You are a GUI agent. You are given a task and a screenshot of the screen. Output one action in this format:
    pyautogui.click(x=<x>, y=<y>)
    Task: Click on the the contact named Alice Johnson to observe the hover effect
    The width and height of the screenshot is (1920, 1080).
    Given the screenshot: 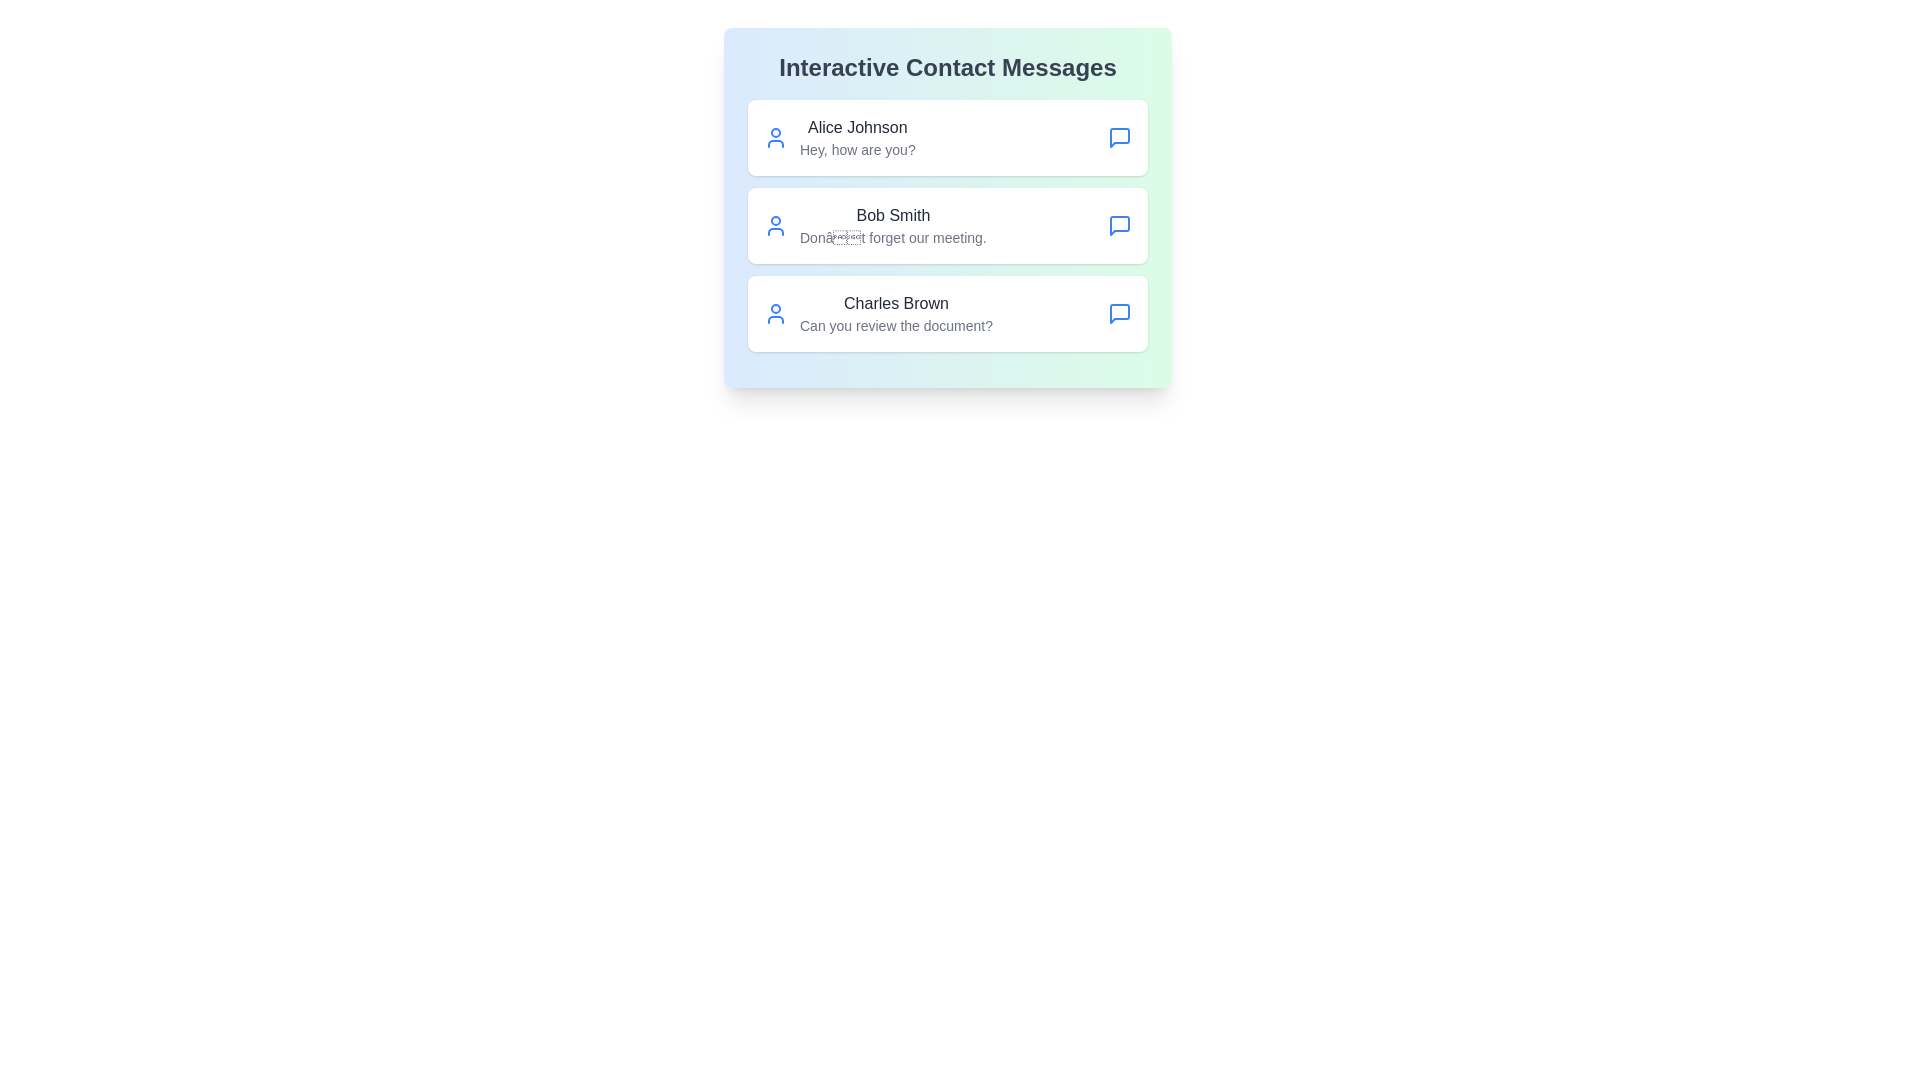 What is the action you would take?
    pyautogui.click(x=947, y=137)
    